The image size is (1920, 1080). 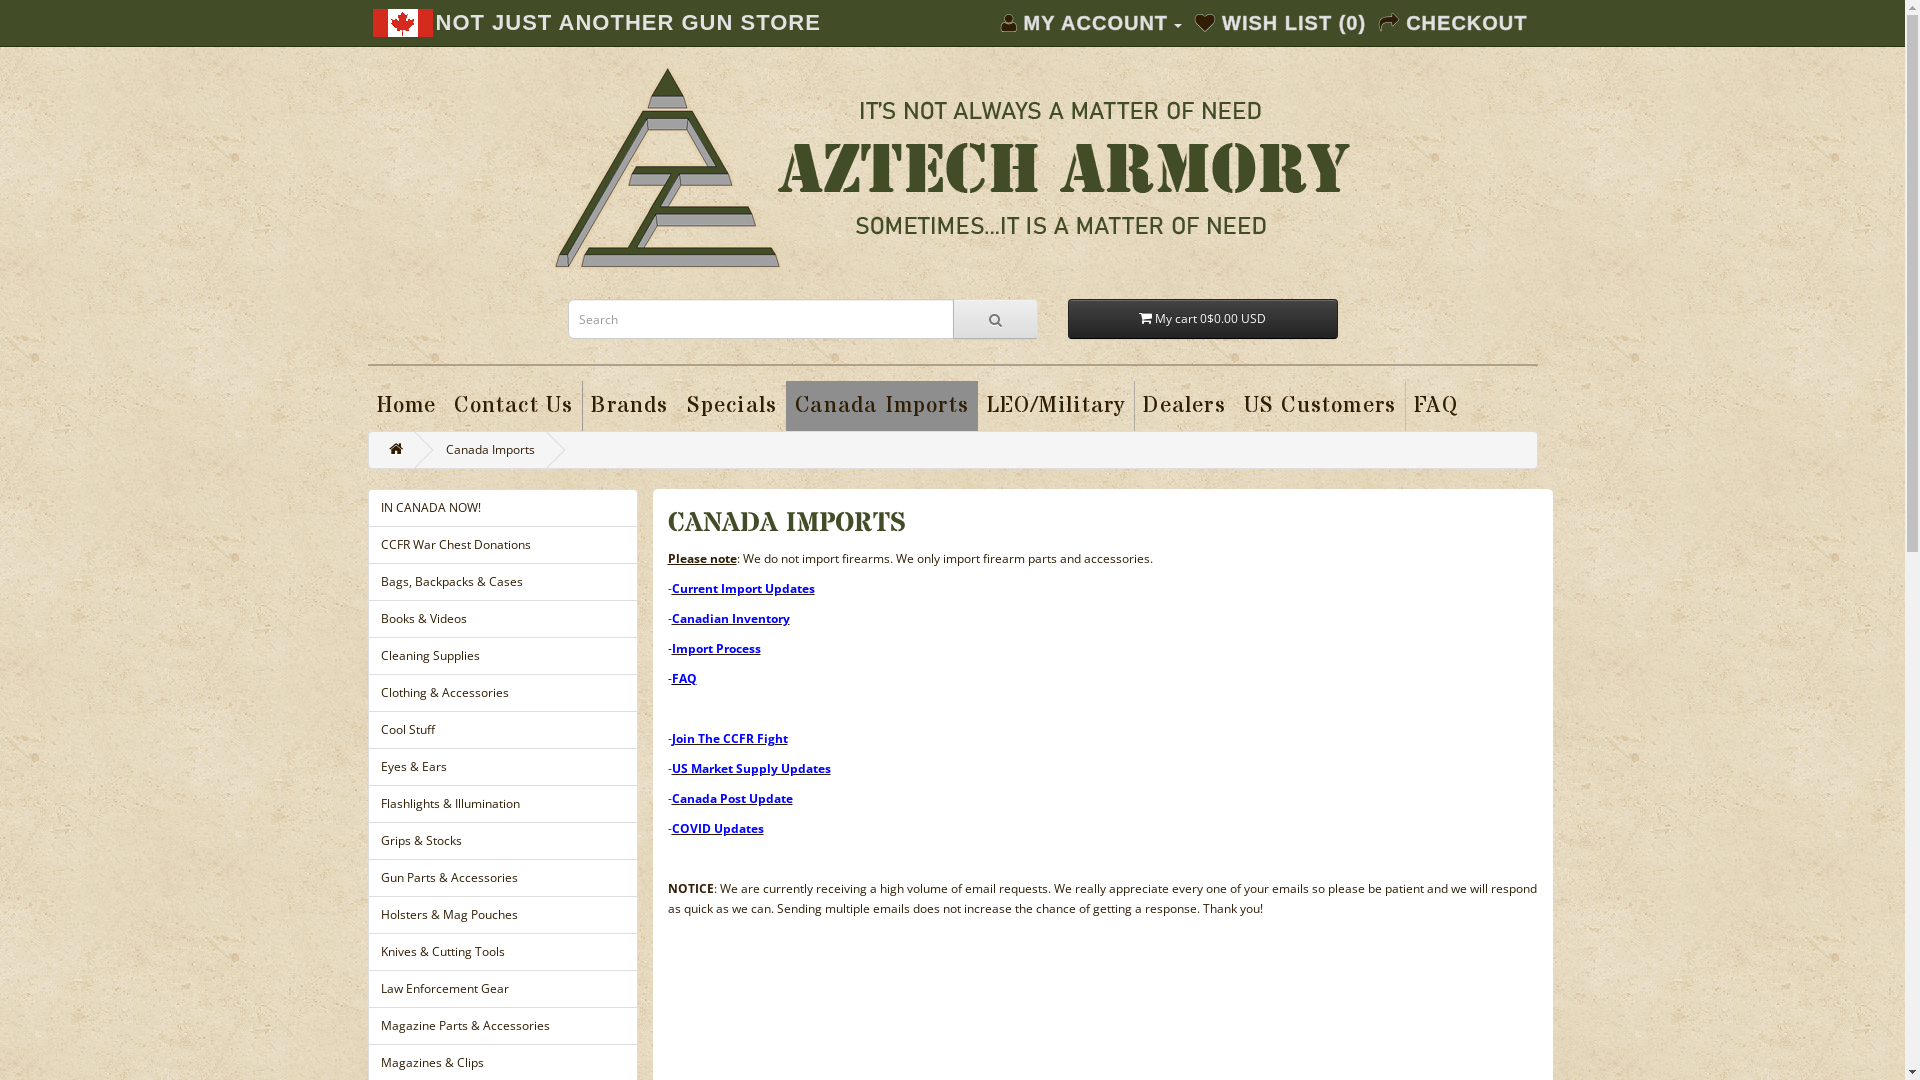 I want to click on 'Bags, Backpacks & Cases', so click(x=503, y=582).